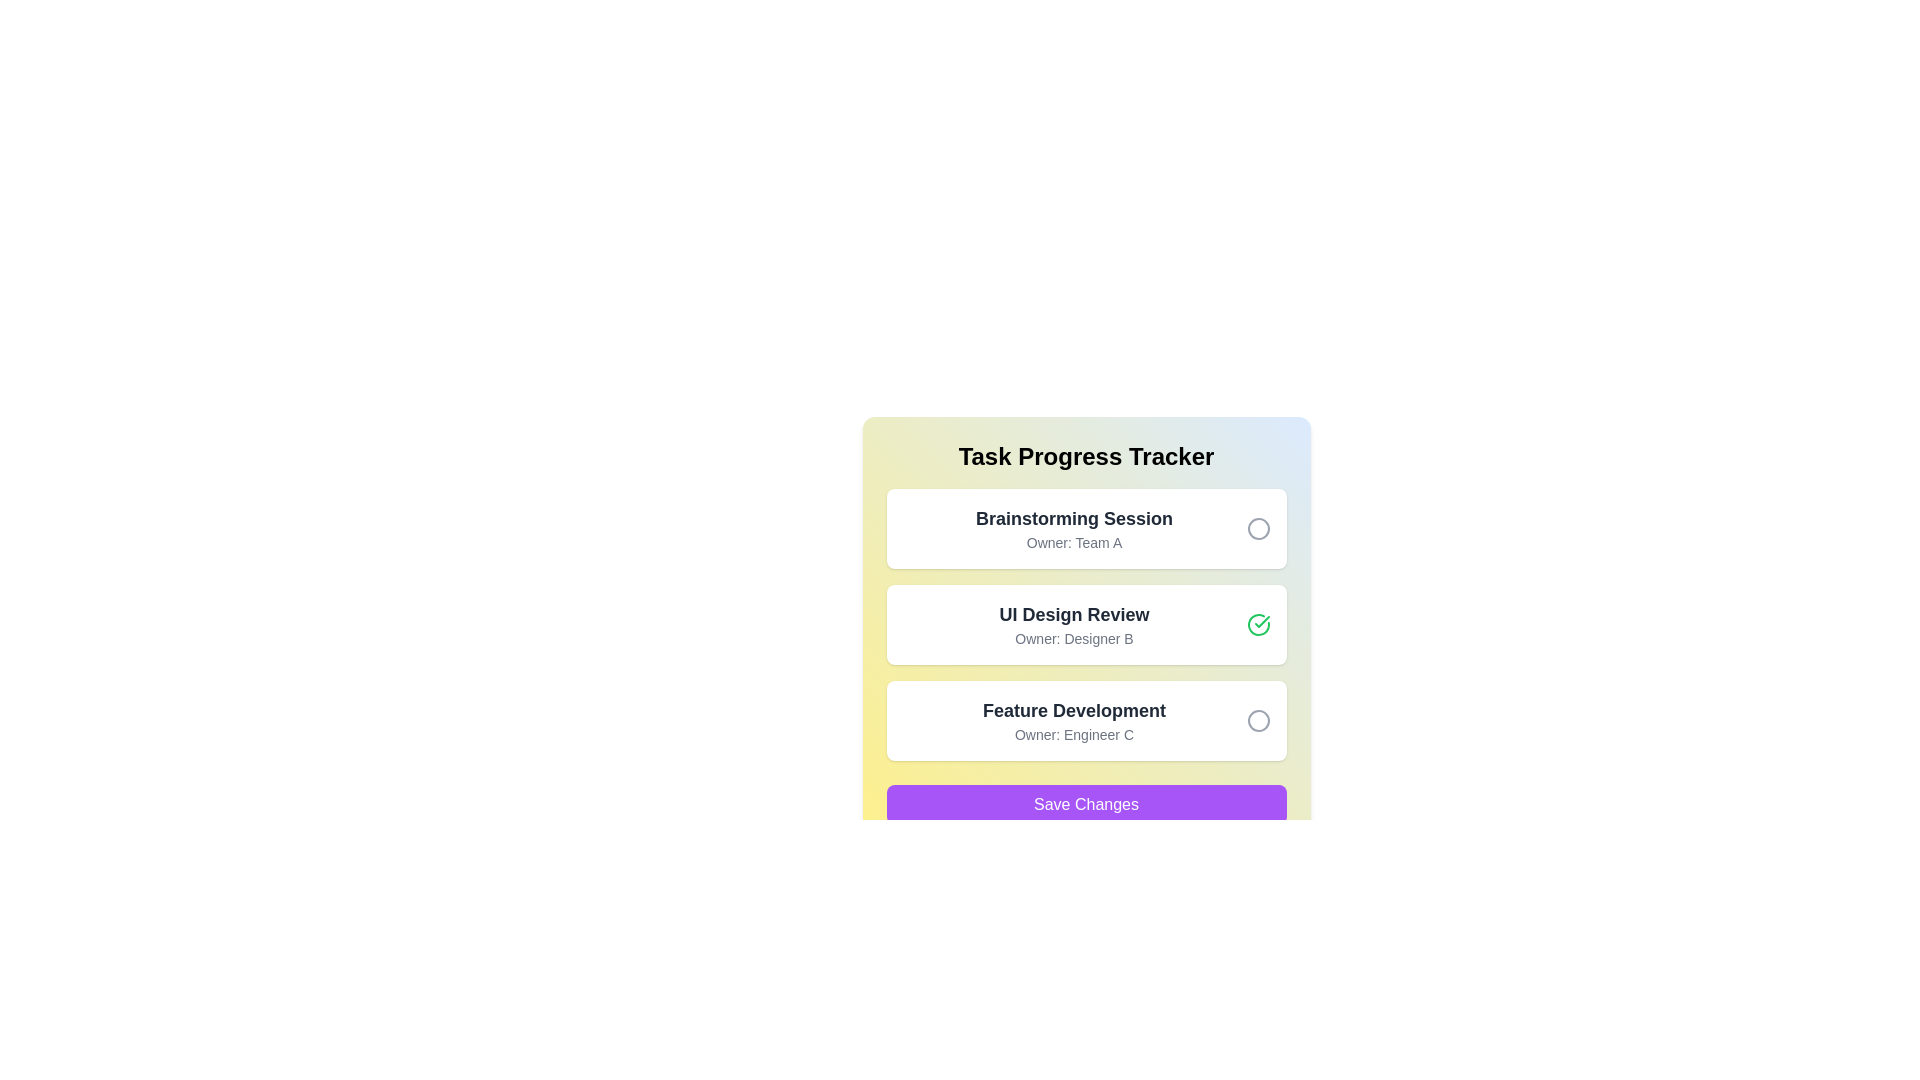 This screenshot has height=1080, width=1920. What do you see at coordinates (1073, 518) in the screenshot?
I see `the text element labeled 'Brainstorming Session'` at bounding box center [1073, 518].